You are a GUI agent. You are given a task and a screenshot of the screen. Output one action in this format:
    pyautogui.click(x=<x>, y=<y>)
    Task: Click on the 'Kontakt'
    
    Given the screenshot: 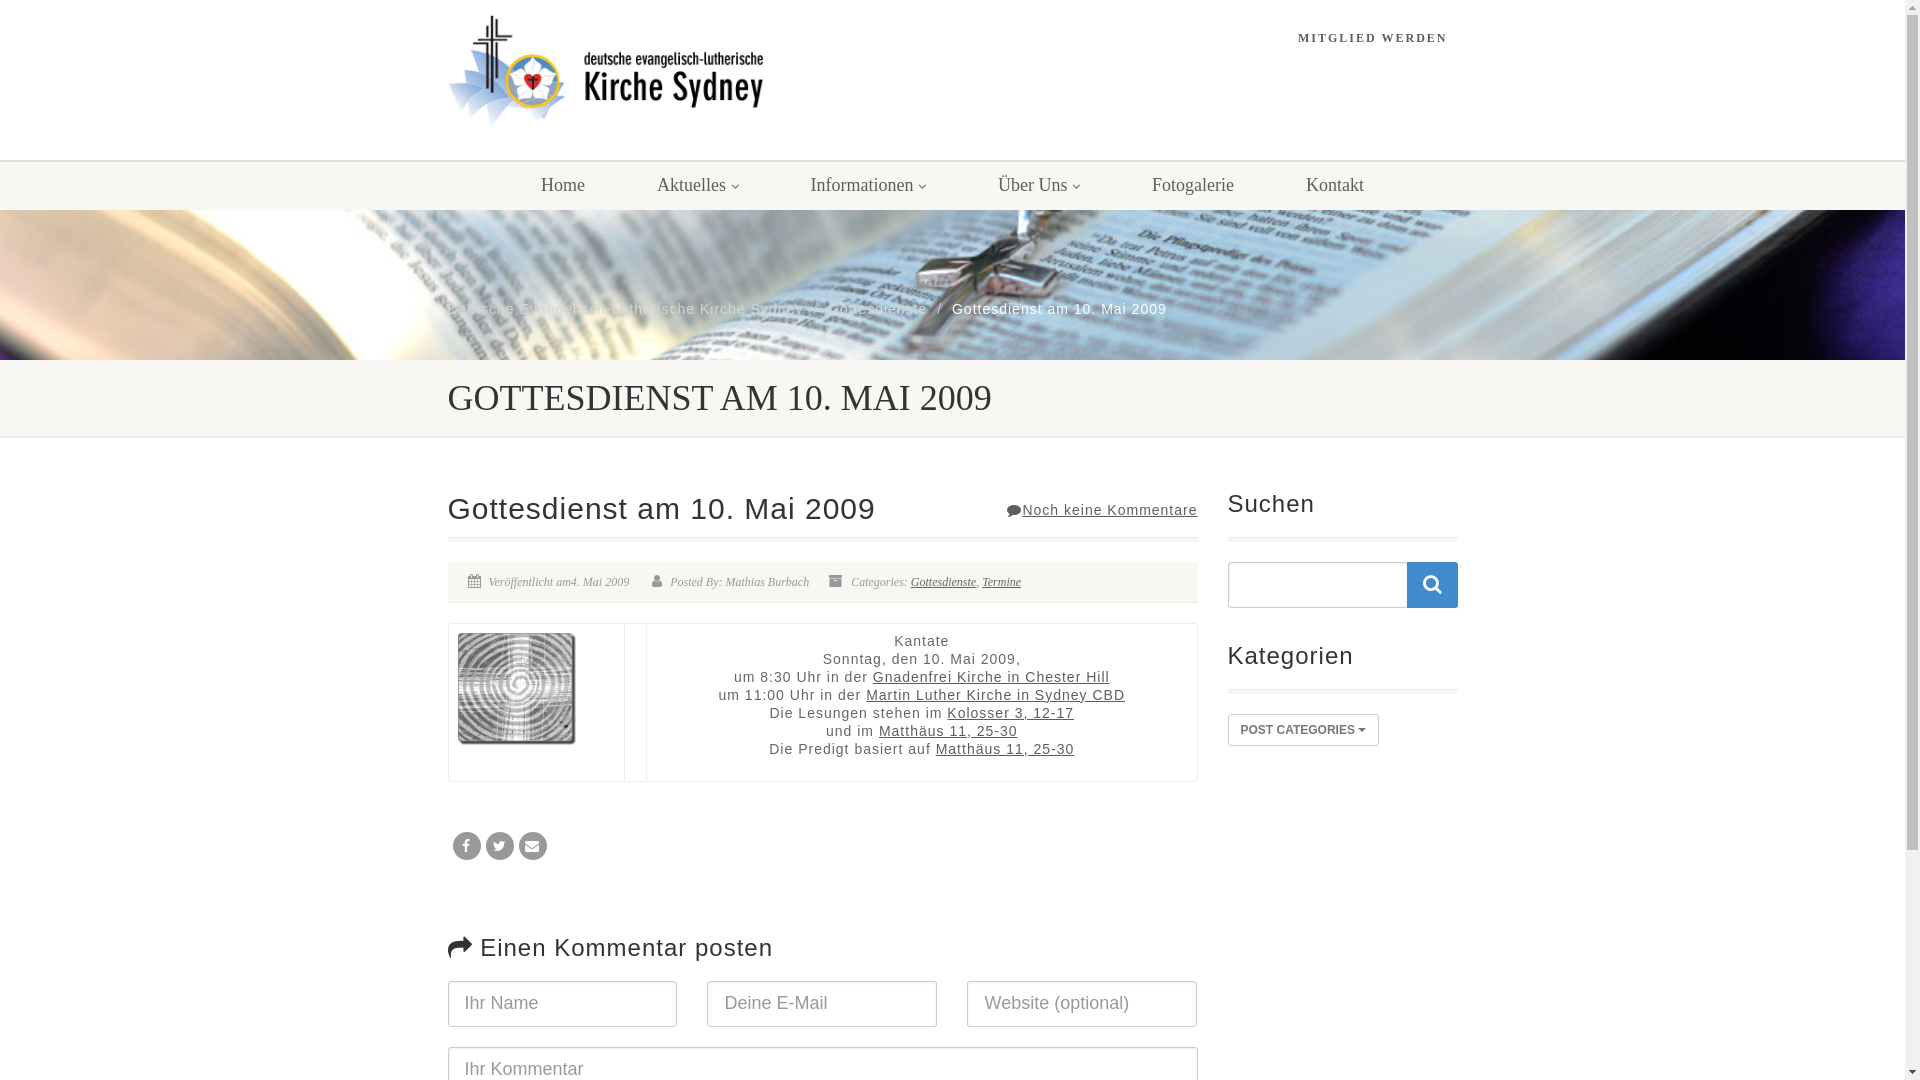 What is the action you would take?
    pyautogui.click(x=1269, y=185)
    